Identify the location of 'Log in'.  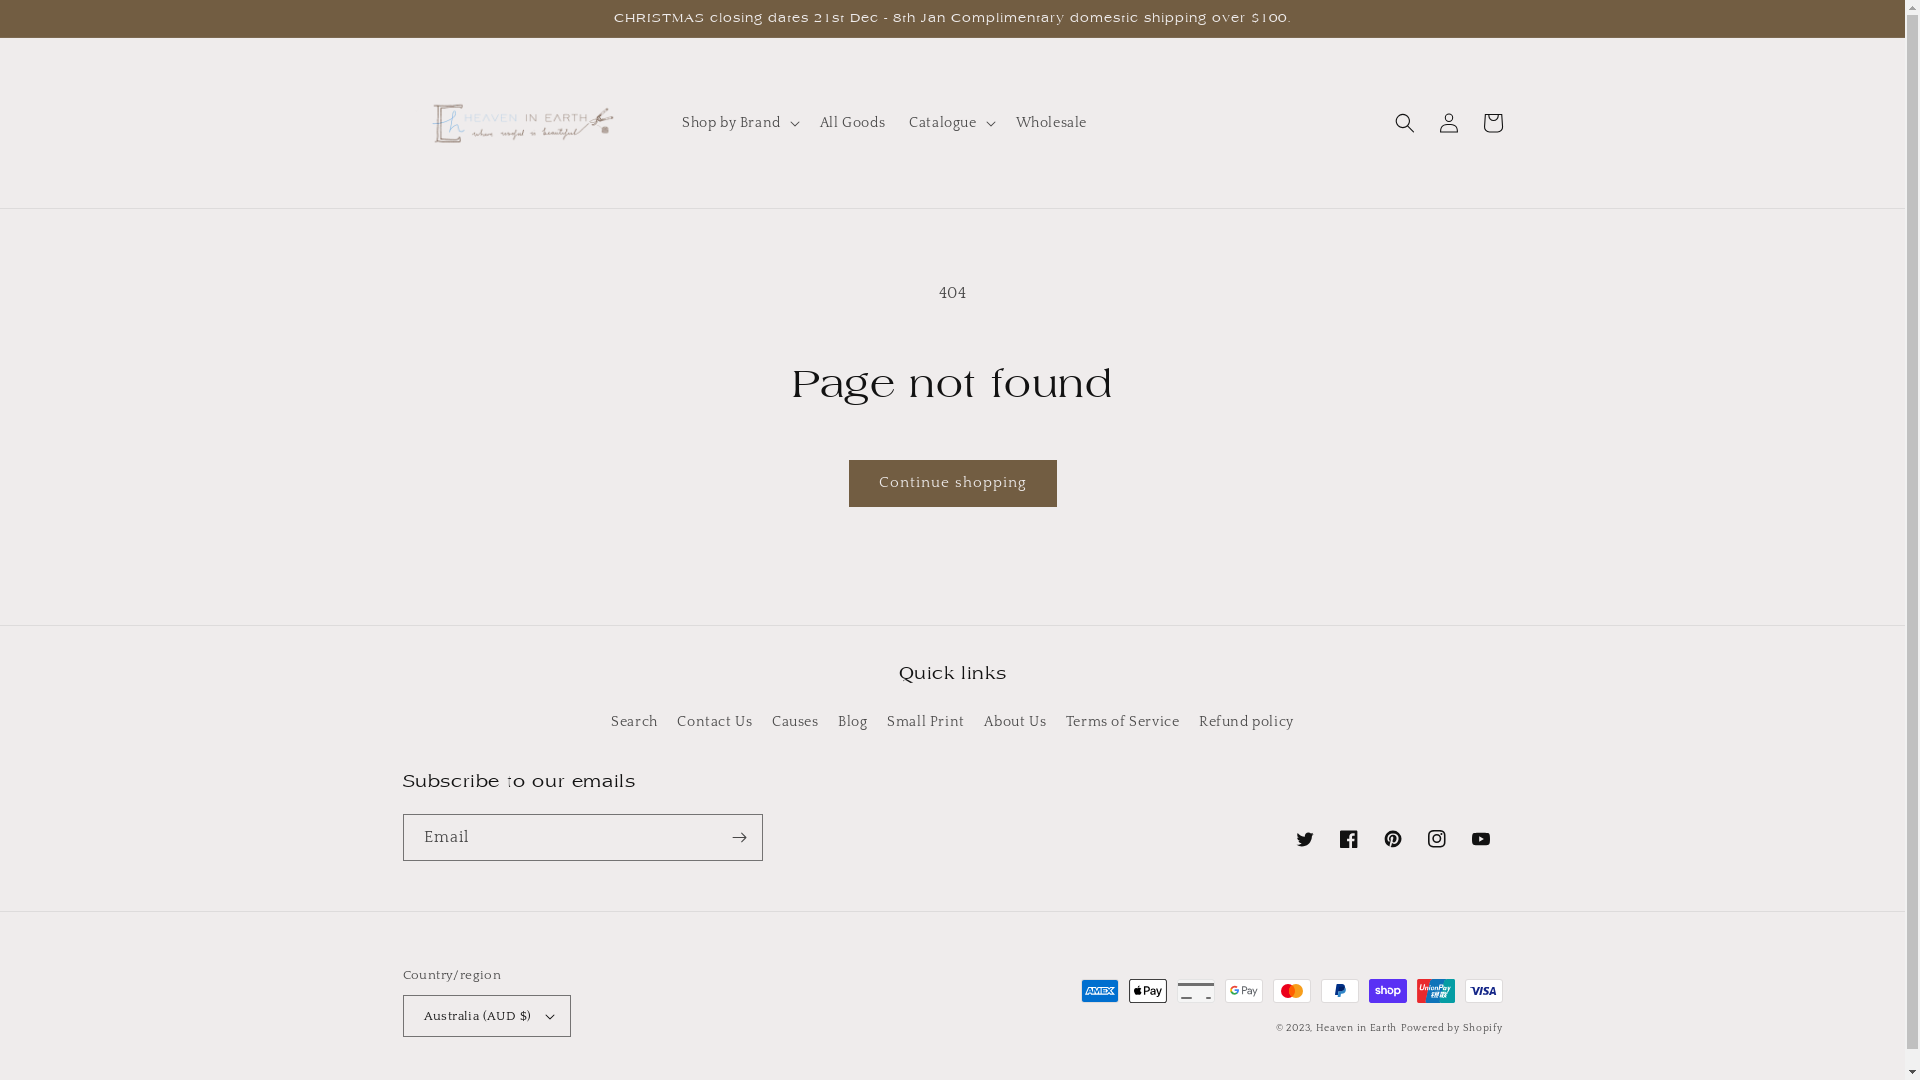
(1448, 123).